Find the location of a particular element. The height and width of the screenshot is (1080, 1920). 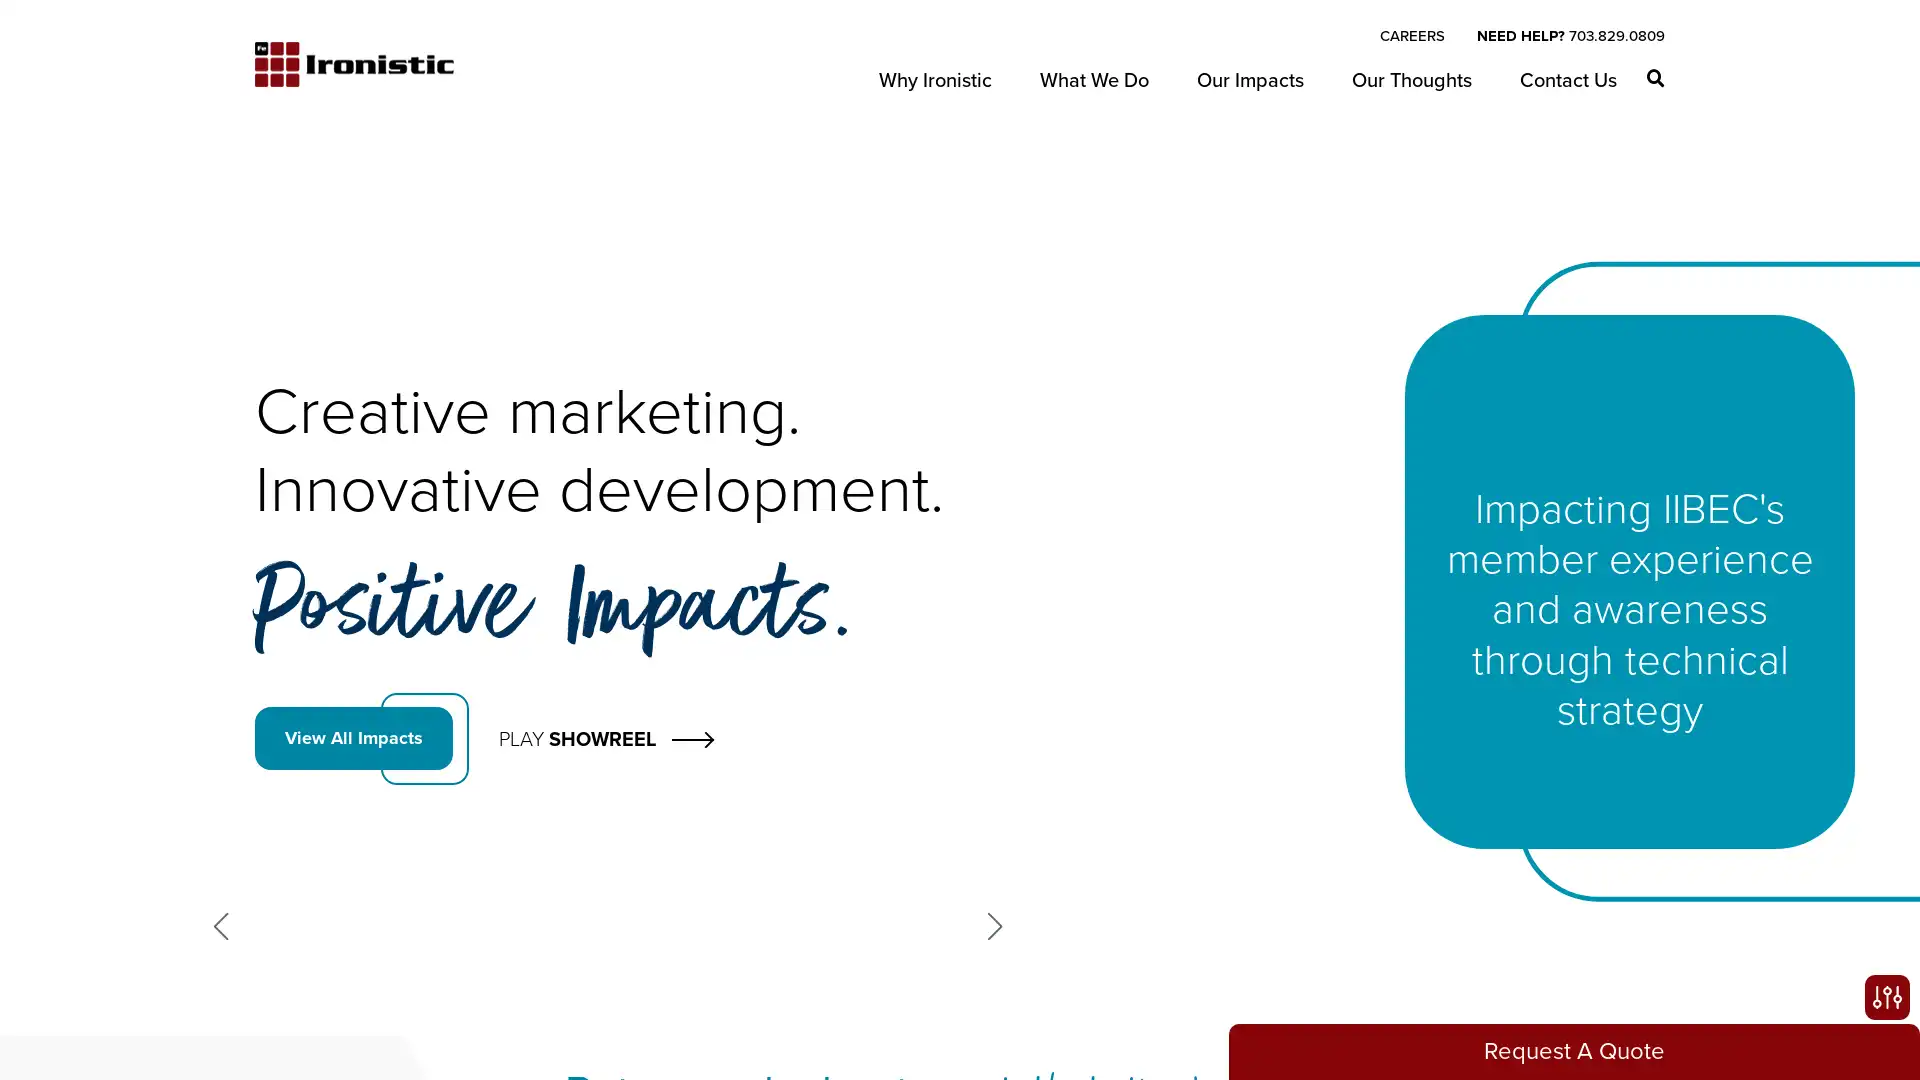

Next slide is located at coordinates (994, 925).